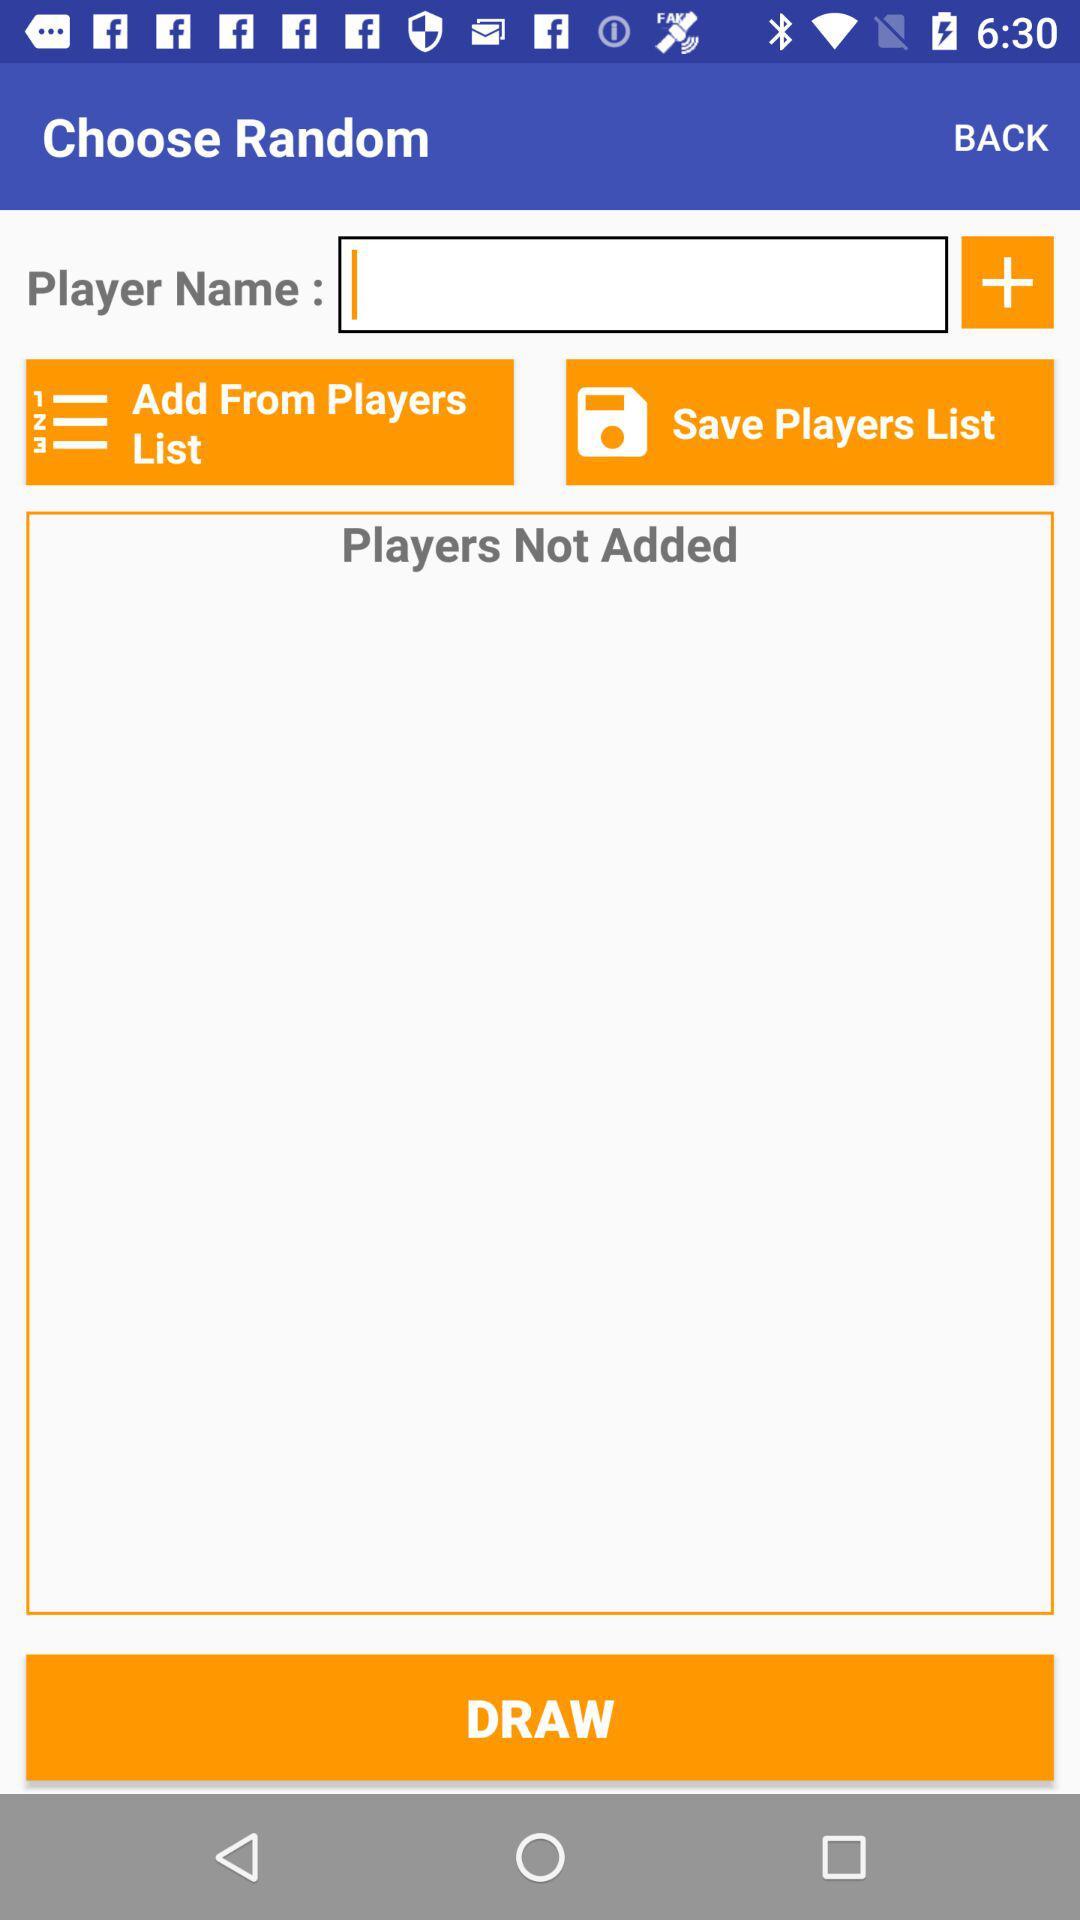 The width and height of the screenshot is (1080, 1920). What do you see at coordinates (1007, 281) in the screenshot?
I see `click+` at bounding box center [1007, 281].